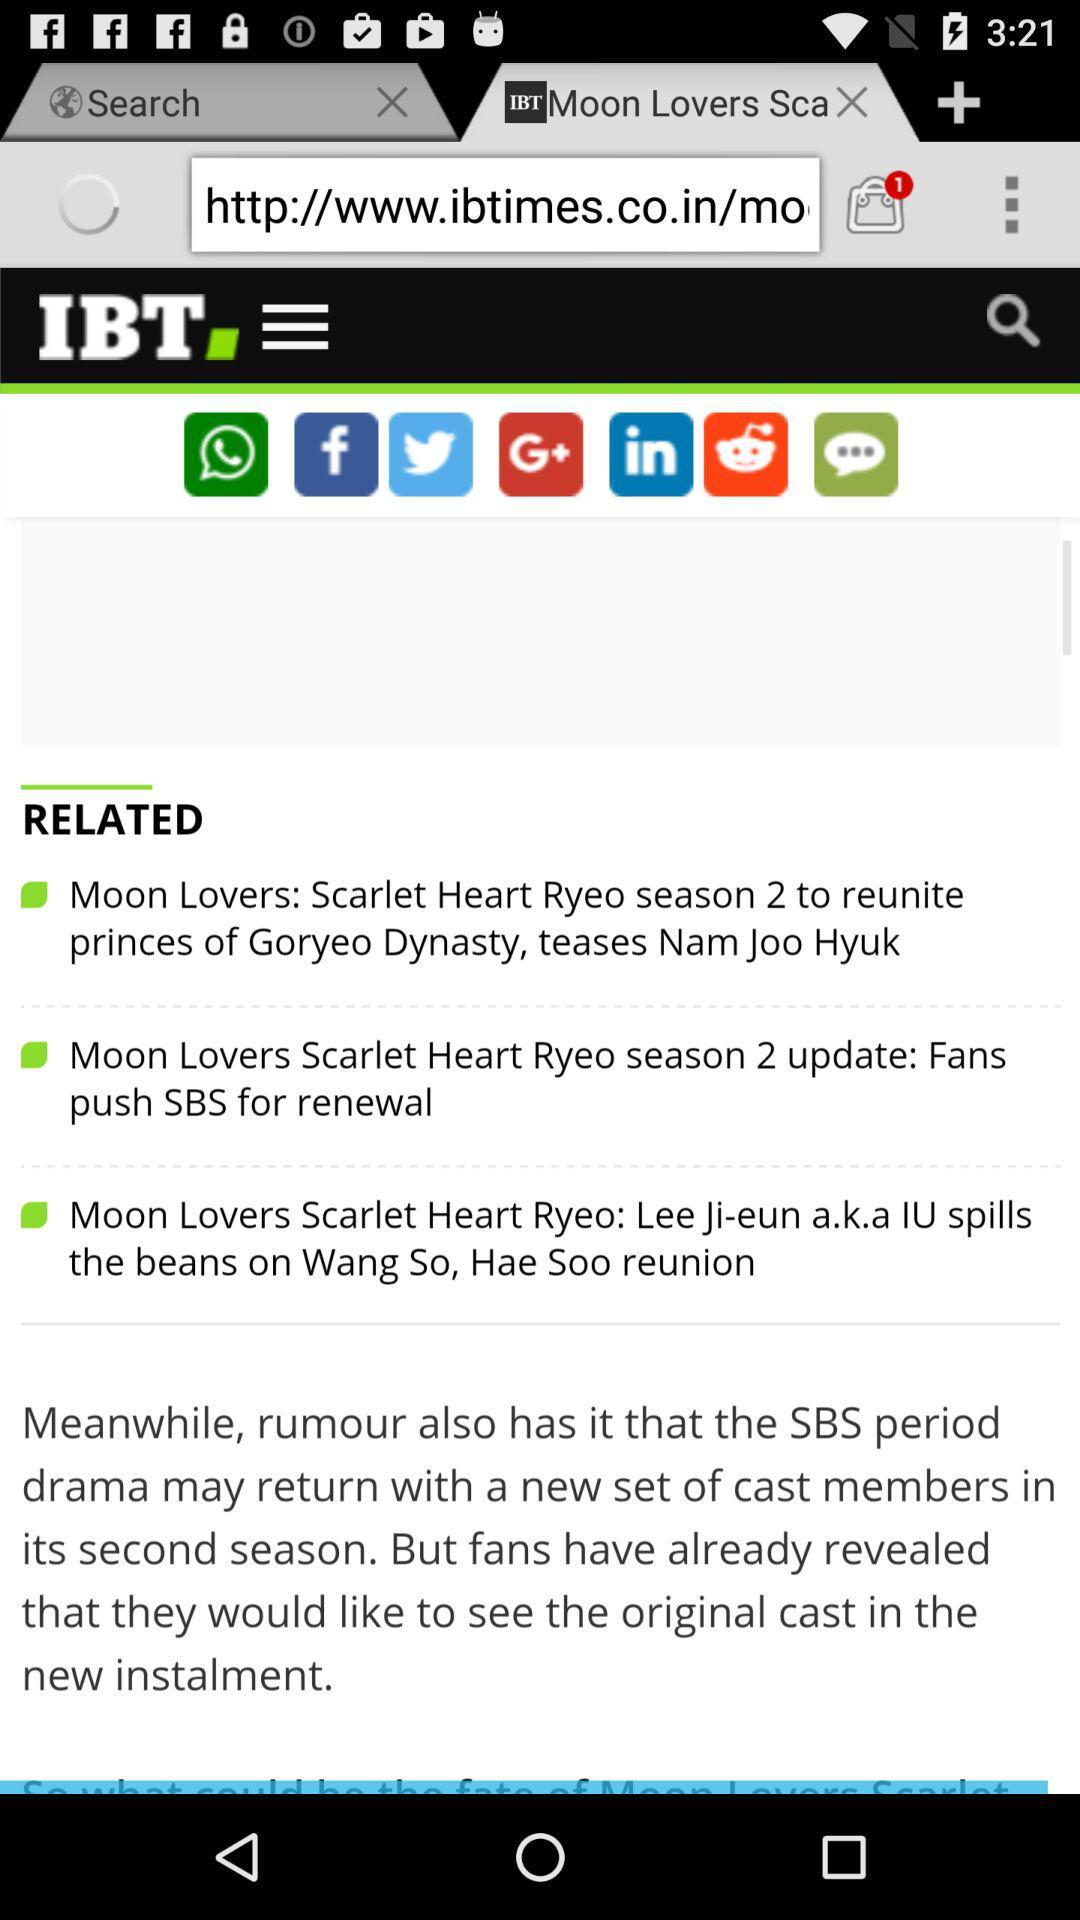 This screenshot has height=1920, width=1080. Describe the element at coordinates (957, 101) in the screenshot. I see `button` at that location.